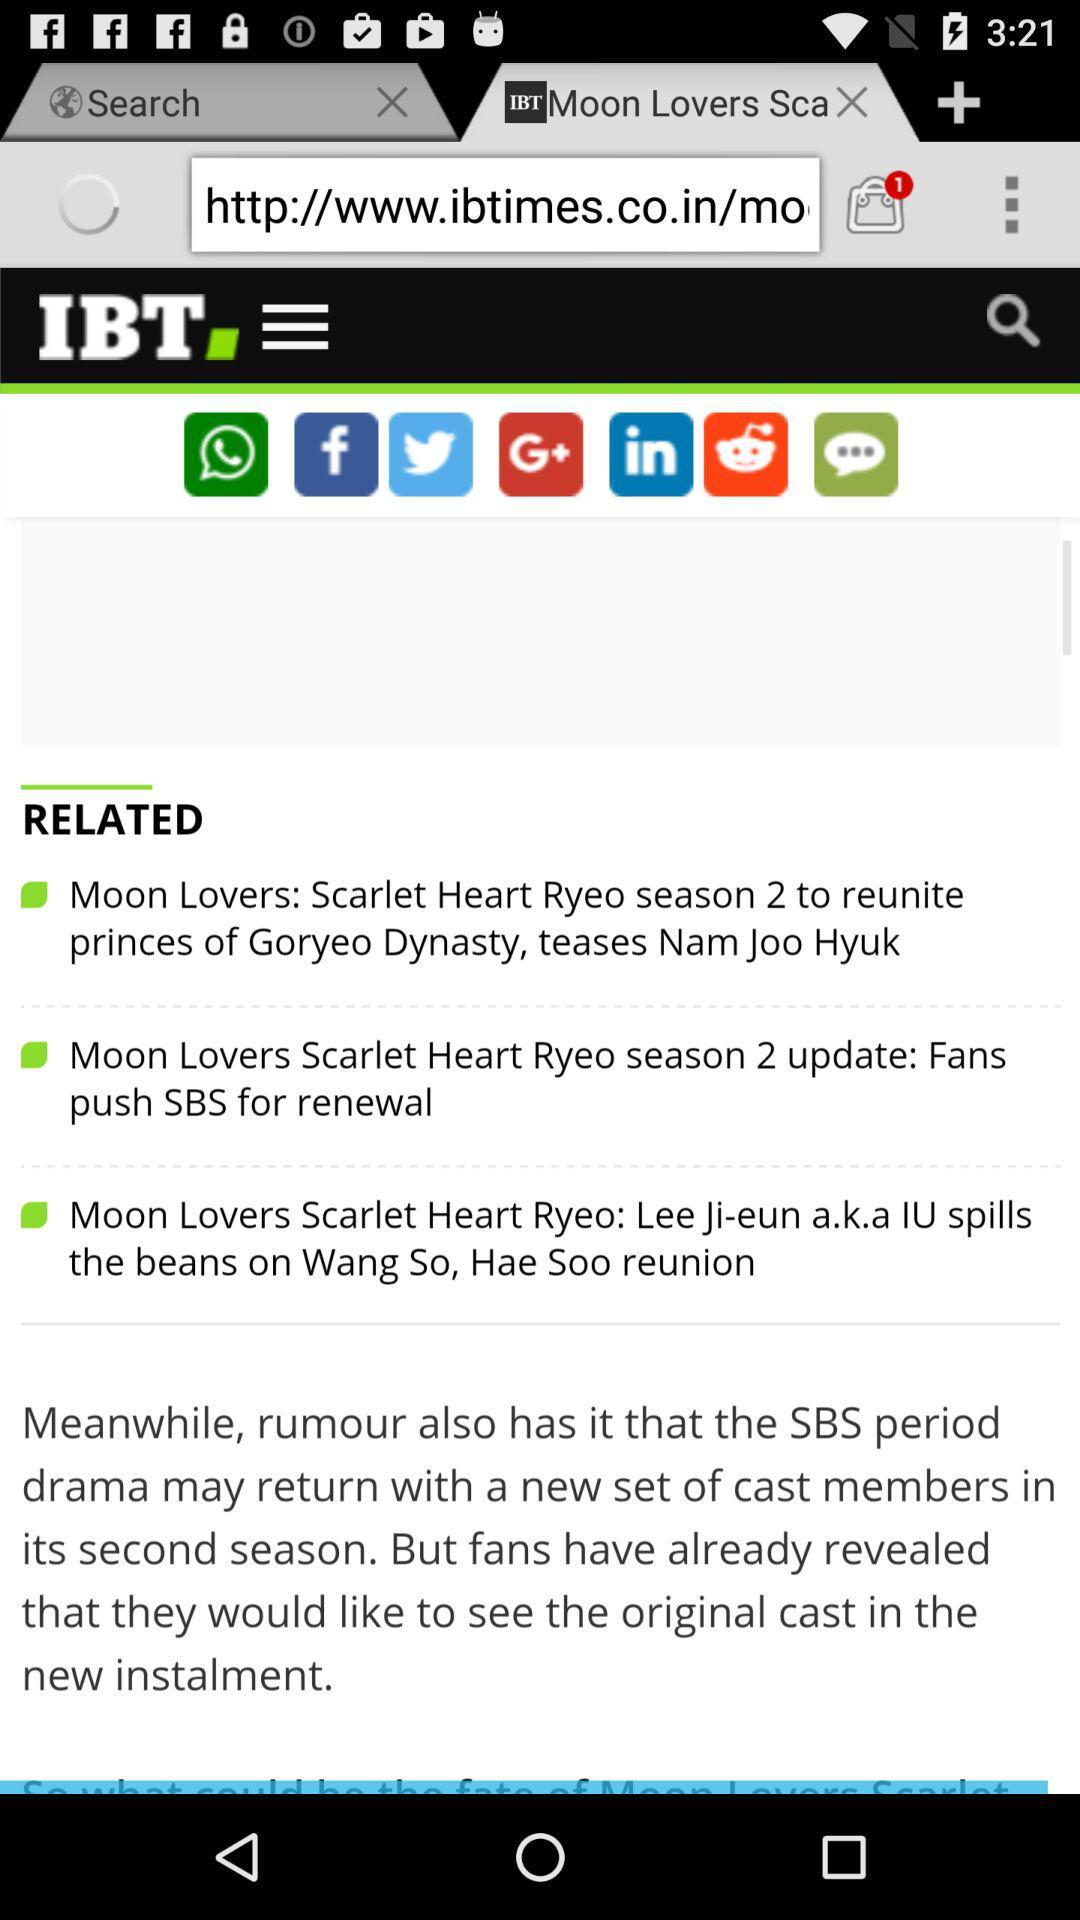 This screenshot has height=1920, width=1080. Describe the element at coordinates (957, 101) in the screenshot. I see `button` at that location.